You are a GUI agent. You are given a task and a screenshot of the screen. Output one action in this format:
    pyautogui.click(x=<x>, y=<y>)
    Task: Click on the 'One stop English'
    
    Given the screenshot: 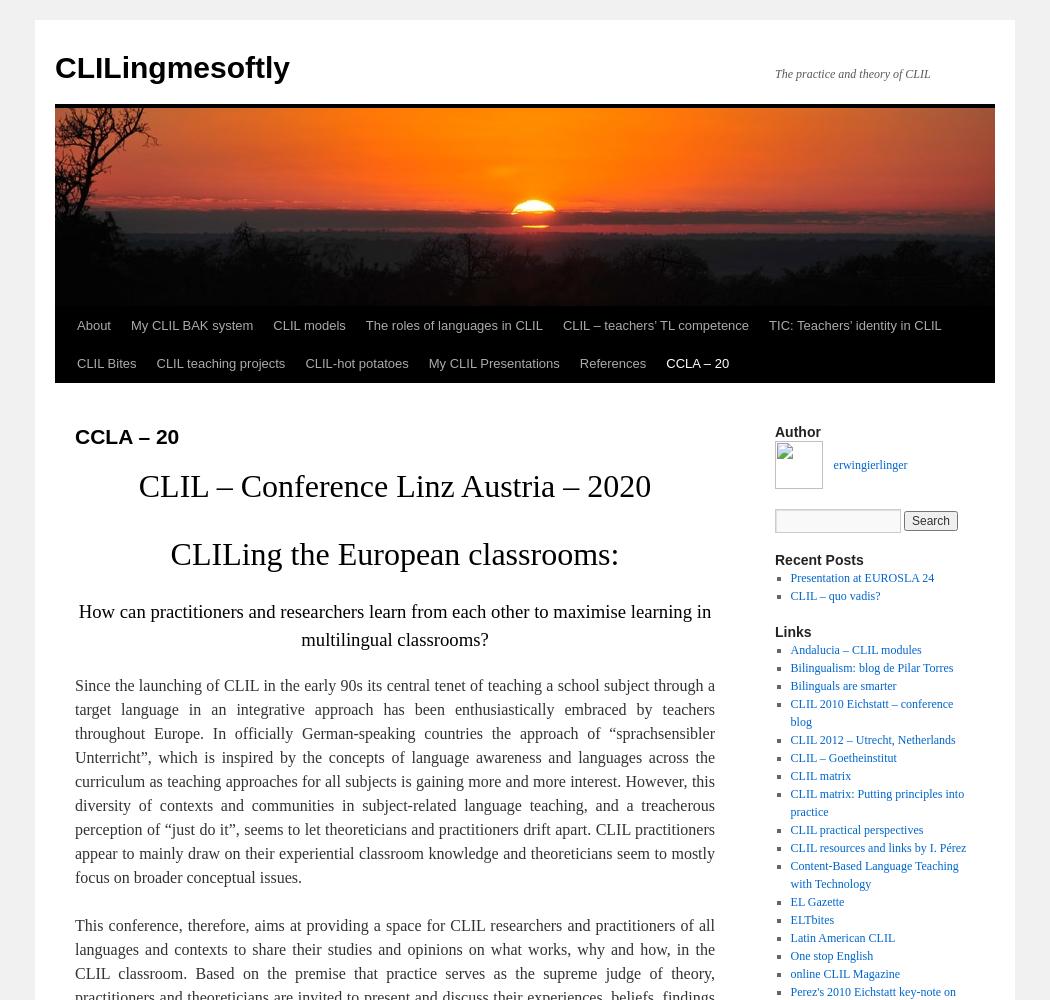 What is the action you would take?
    pyautogui.click(x=789, y=955)
    